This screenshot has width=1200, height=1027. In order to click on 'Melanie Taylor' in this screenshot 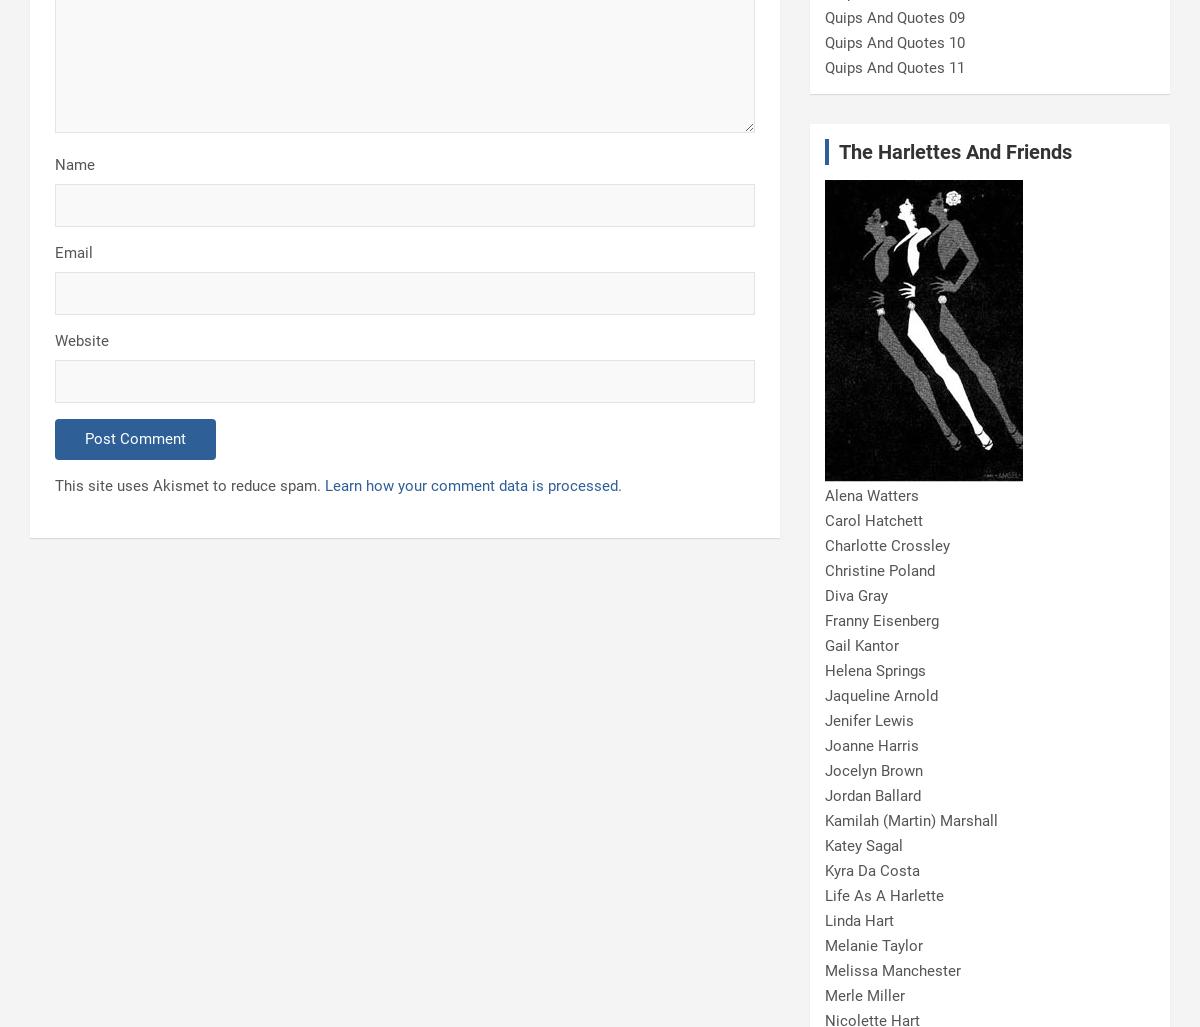, I will do `click(872, 945)`.